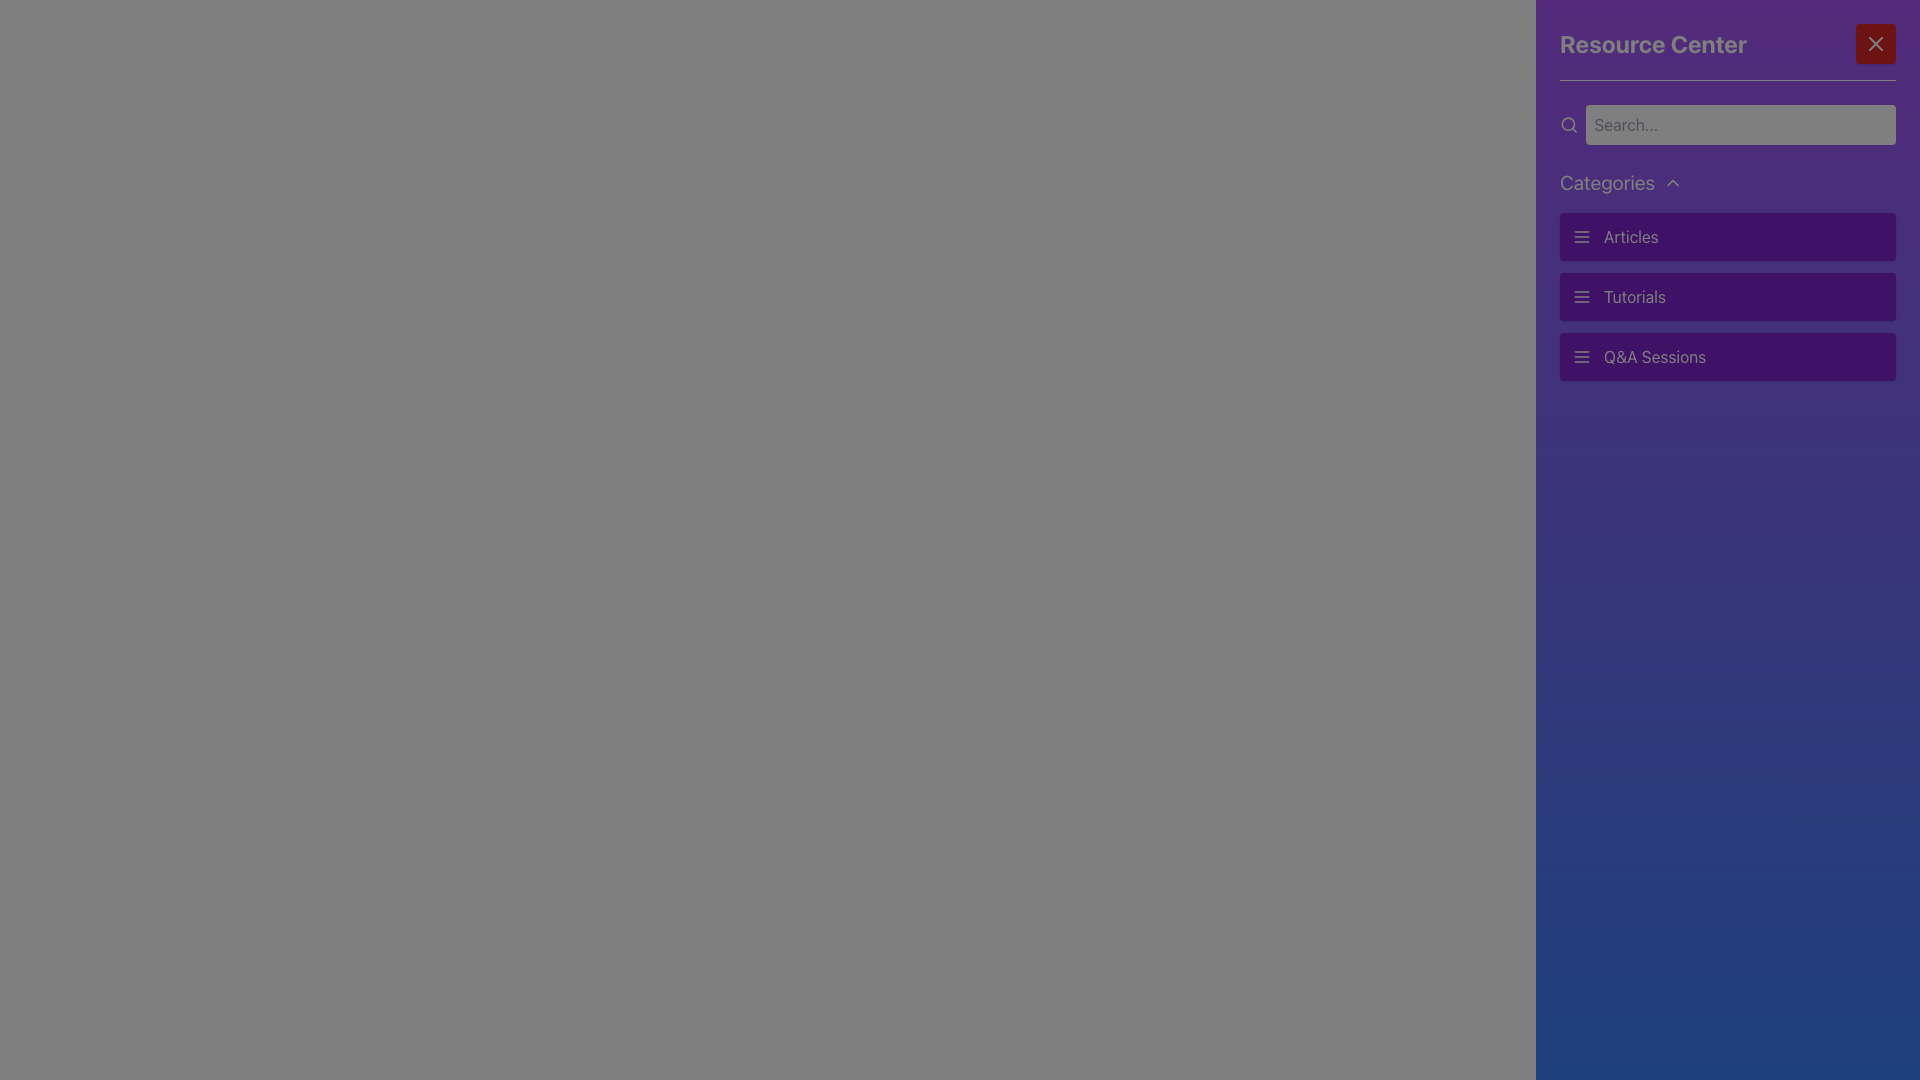 This screenshot has height=1080, width=1920. I want to click on the 'Tutorials' navigation button located, so click(1727, 297).